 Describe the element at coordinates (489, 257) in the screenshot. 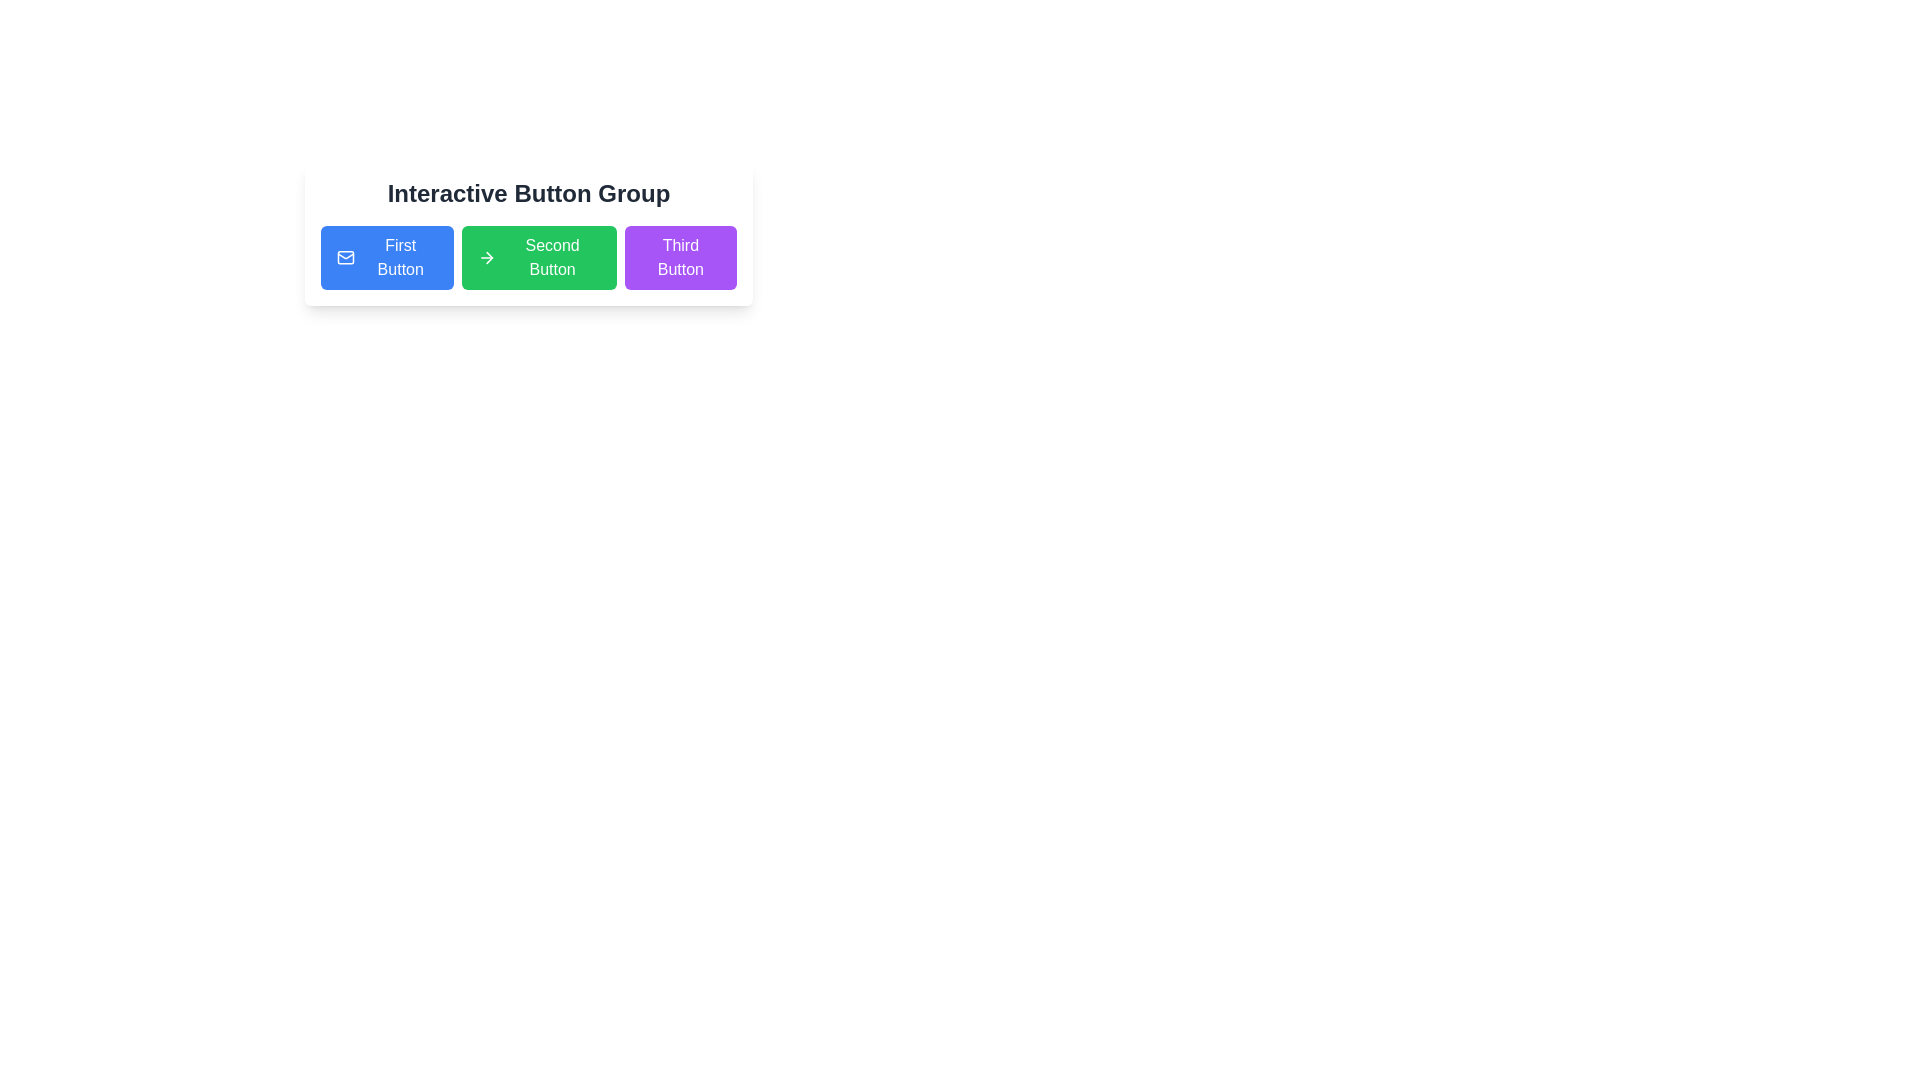

I see `the right-pointing arrow graphic within the 'Second Button' area, which is highlighted in green` at that location.